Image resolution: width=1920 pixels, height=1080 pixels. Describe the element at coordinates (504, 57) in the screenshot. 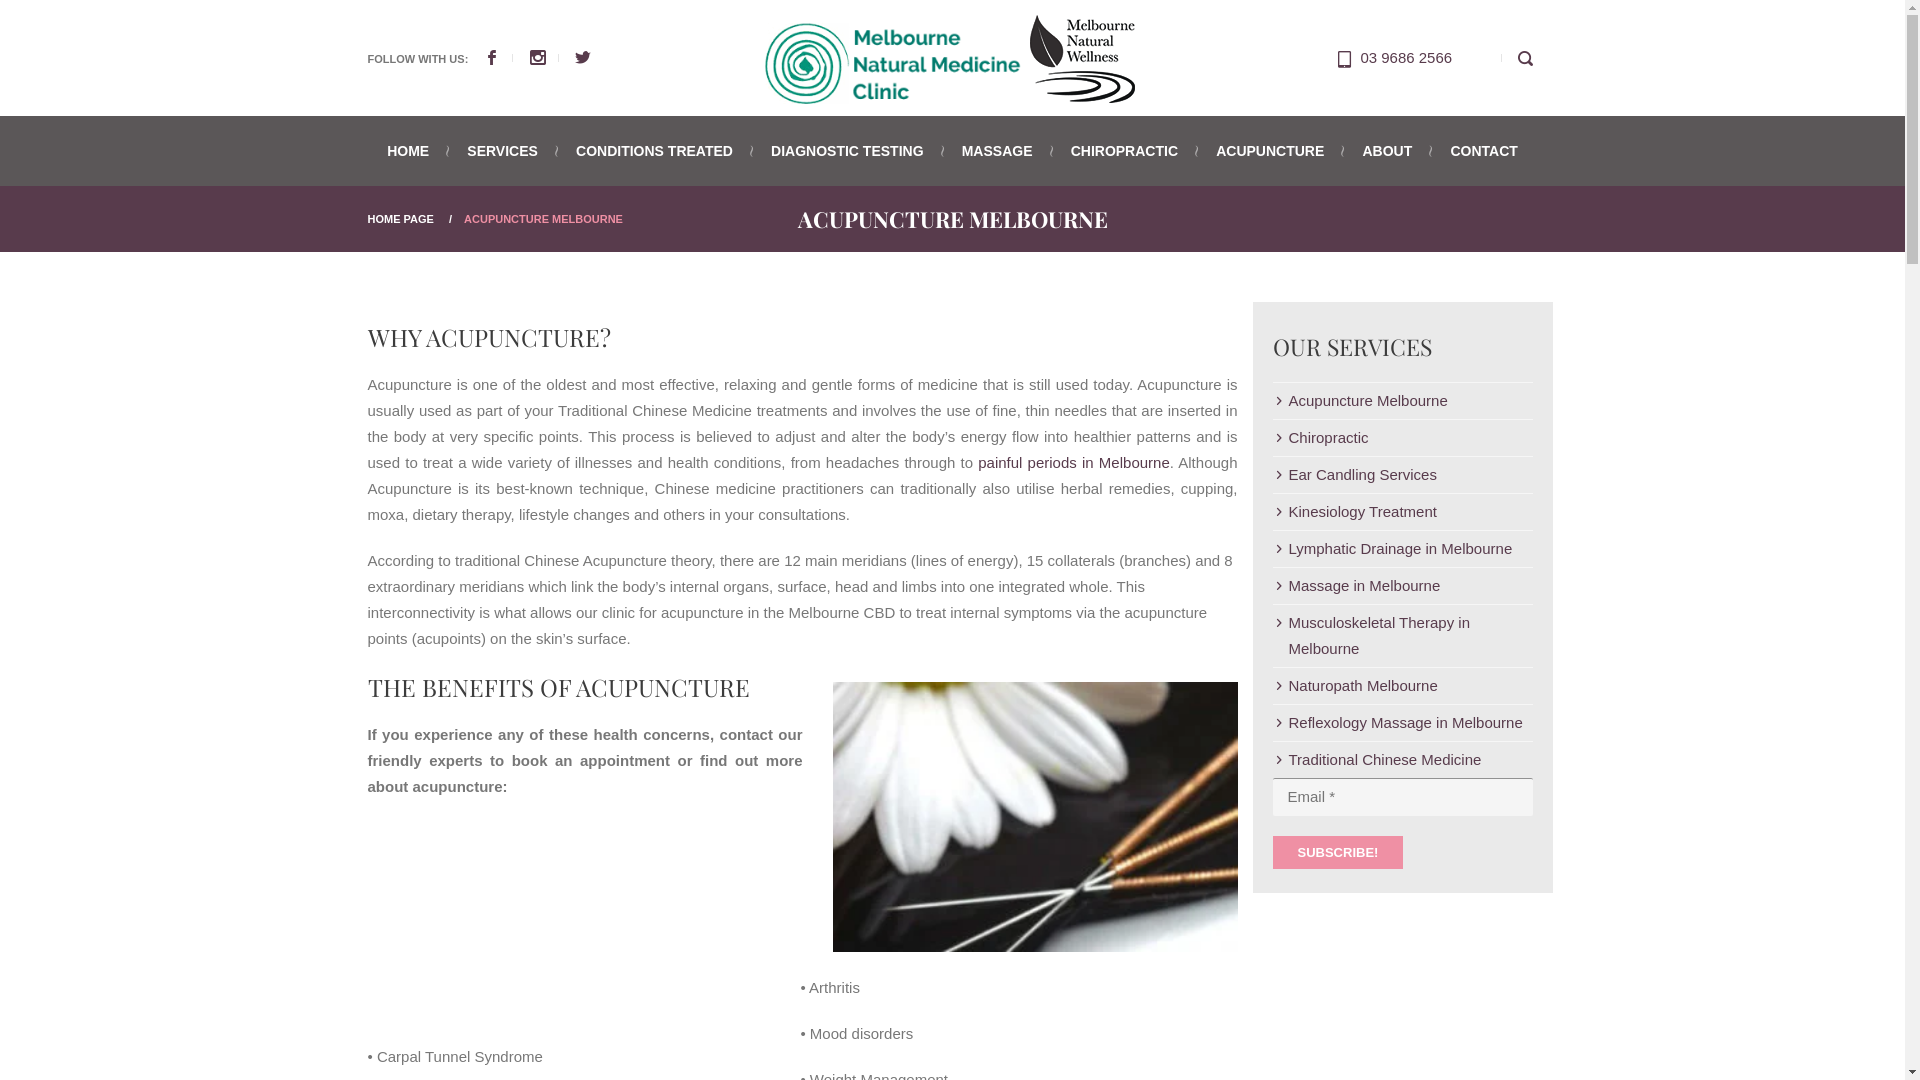

I see `'Facebook'` at that location.